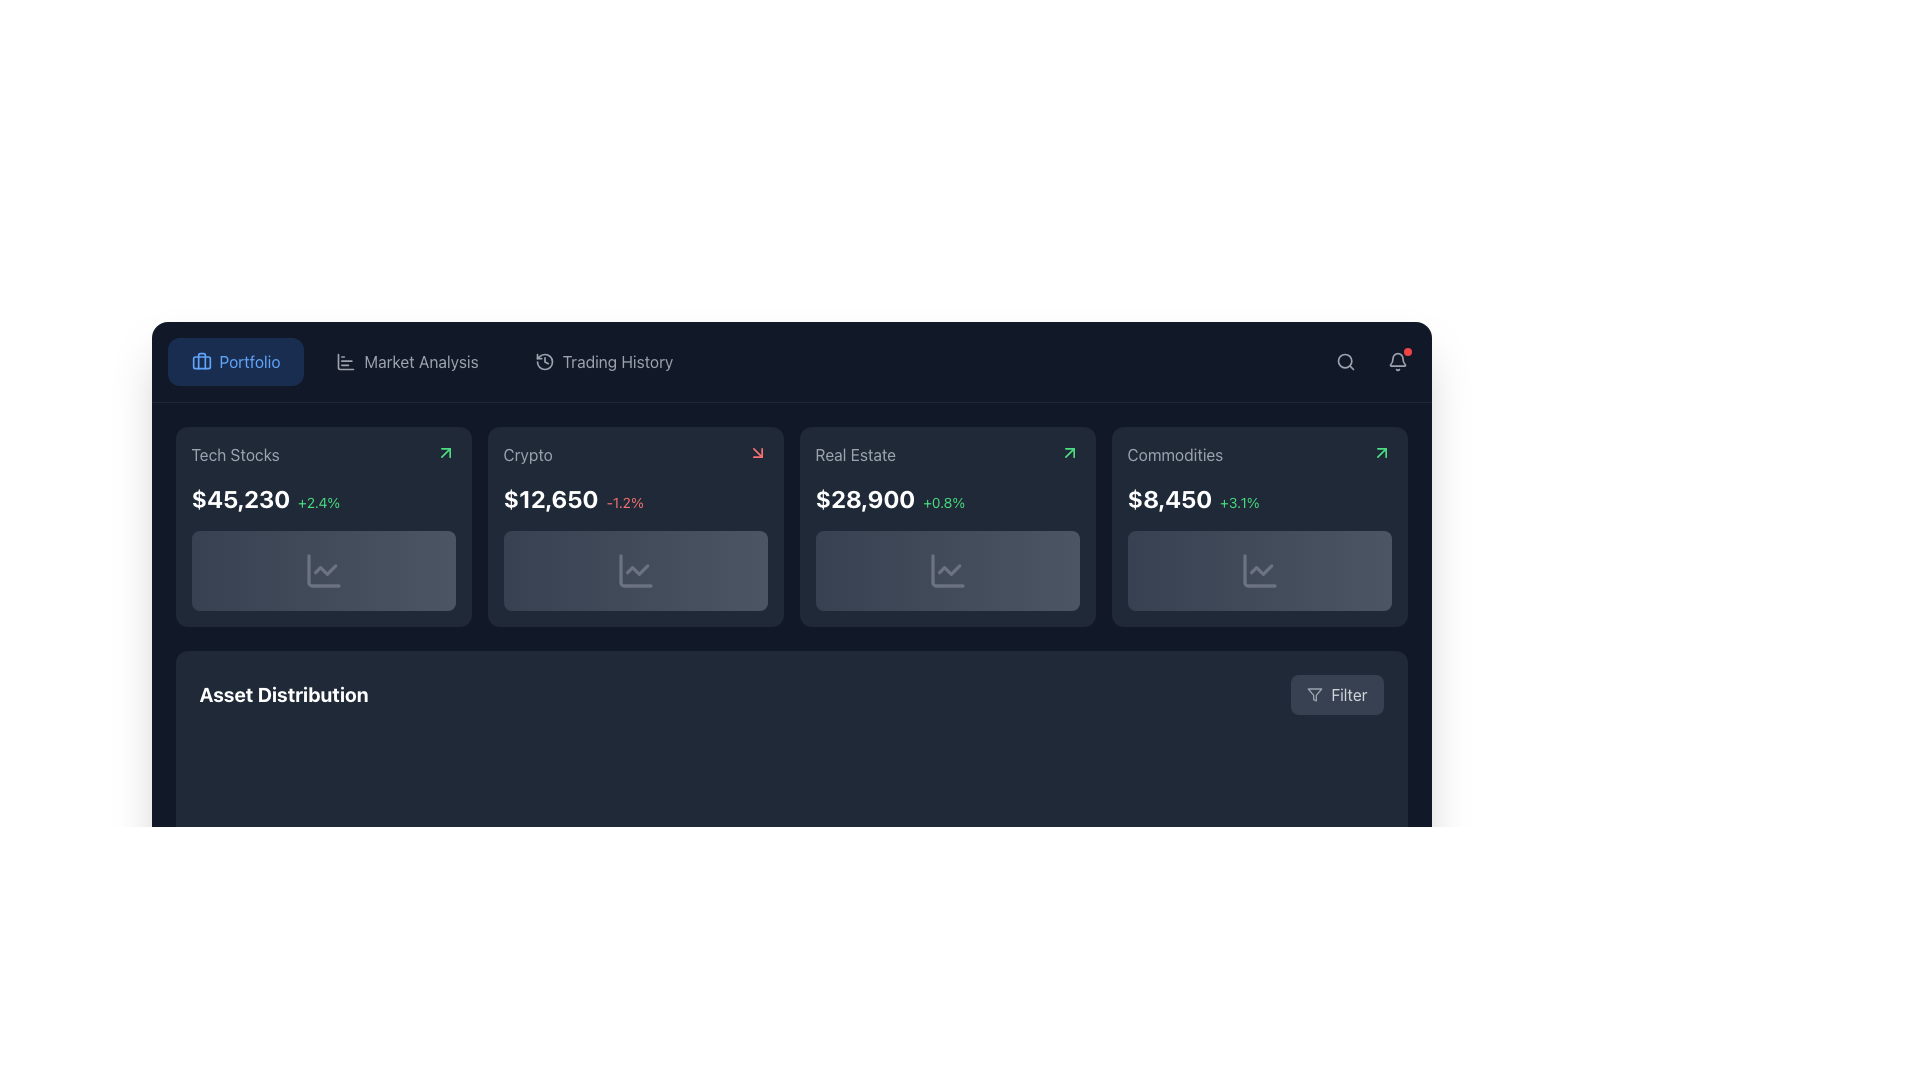 The image size is (1920, 1080). Describe the element at coordinates (318, 501) in the screenshot. I see `the Text label that displays the percentage change in value, located within the 'Tech Stocks' card, to the right of the '$45,230' text` at that location.